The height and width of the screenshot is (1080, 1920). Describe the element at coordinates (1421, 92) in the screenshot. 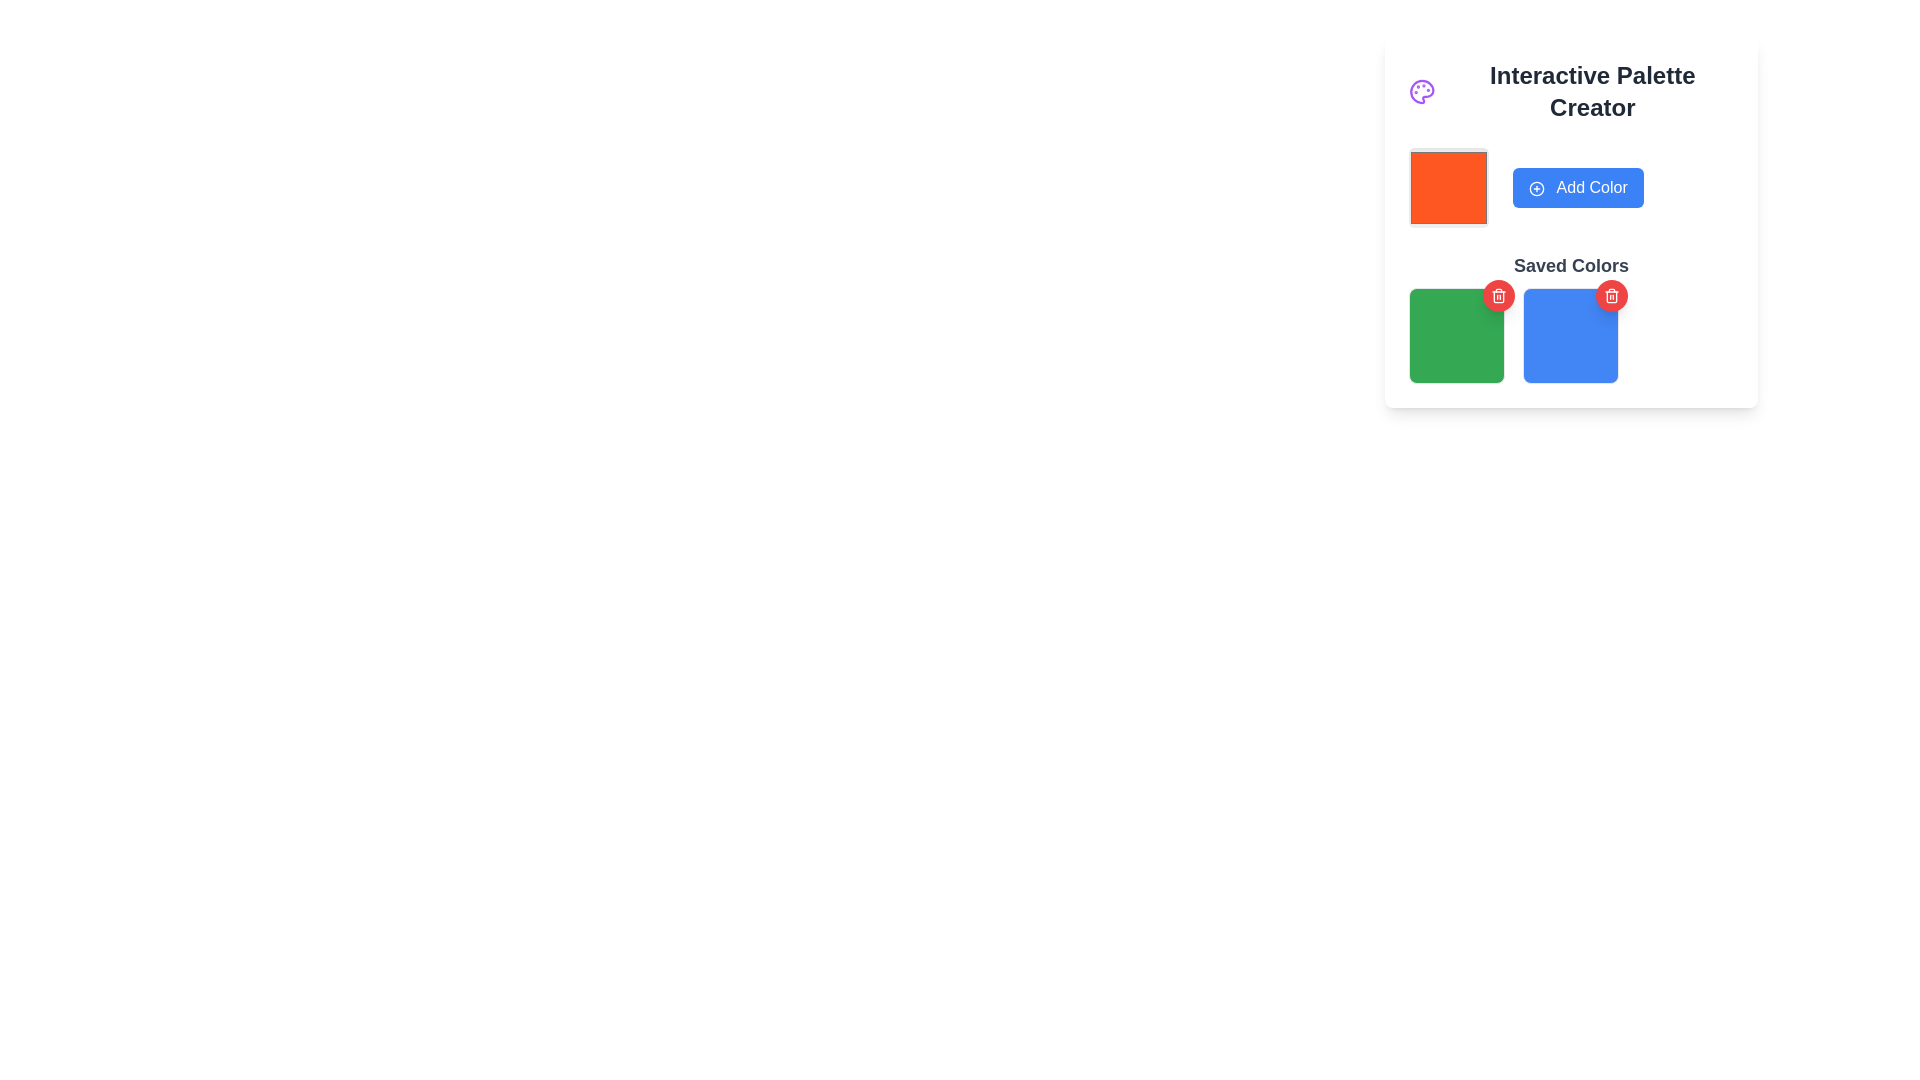

I see `the purple painter's palette icon located to the left of the 'Interactive Palette Creator' heading` at that location.